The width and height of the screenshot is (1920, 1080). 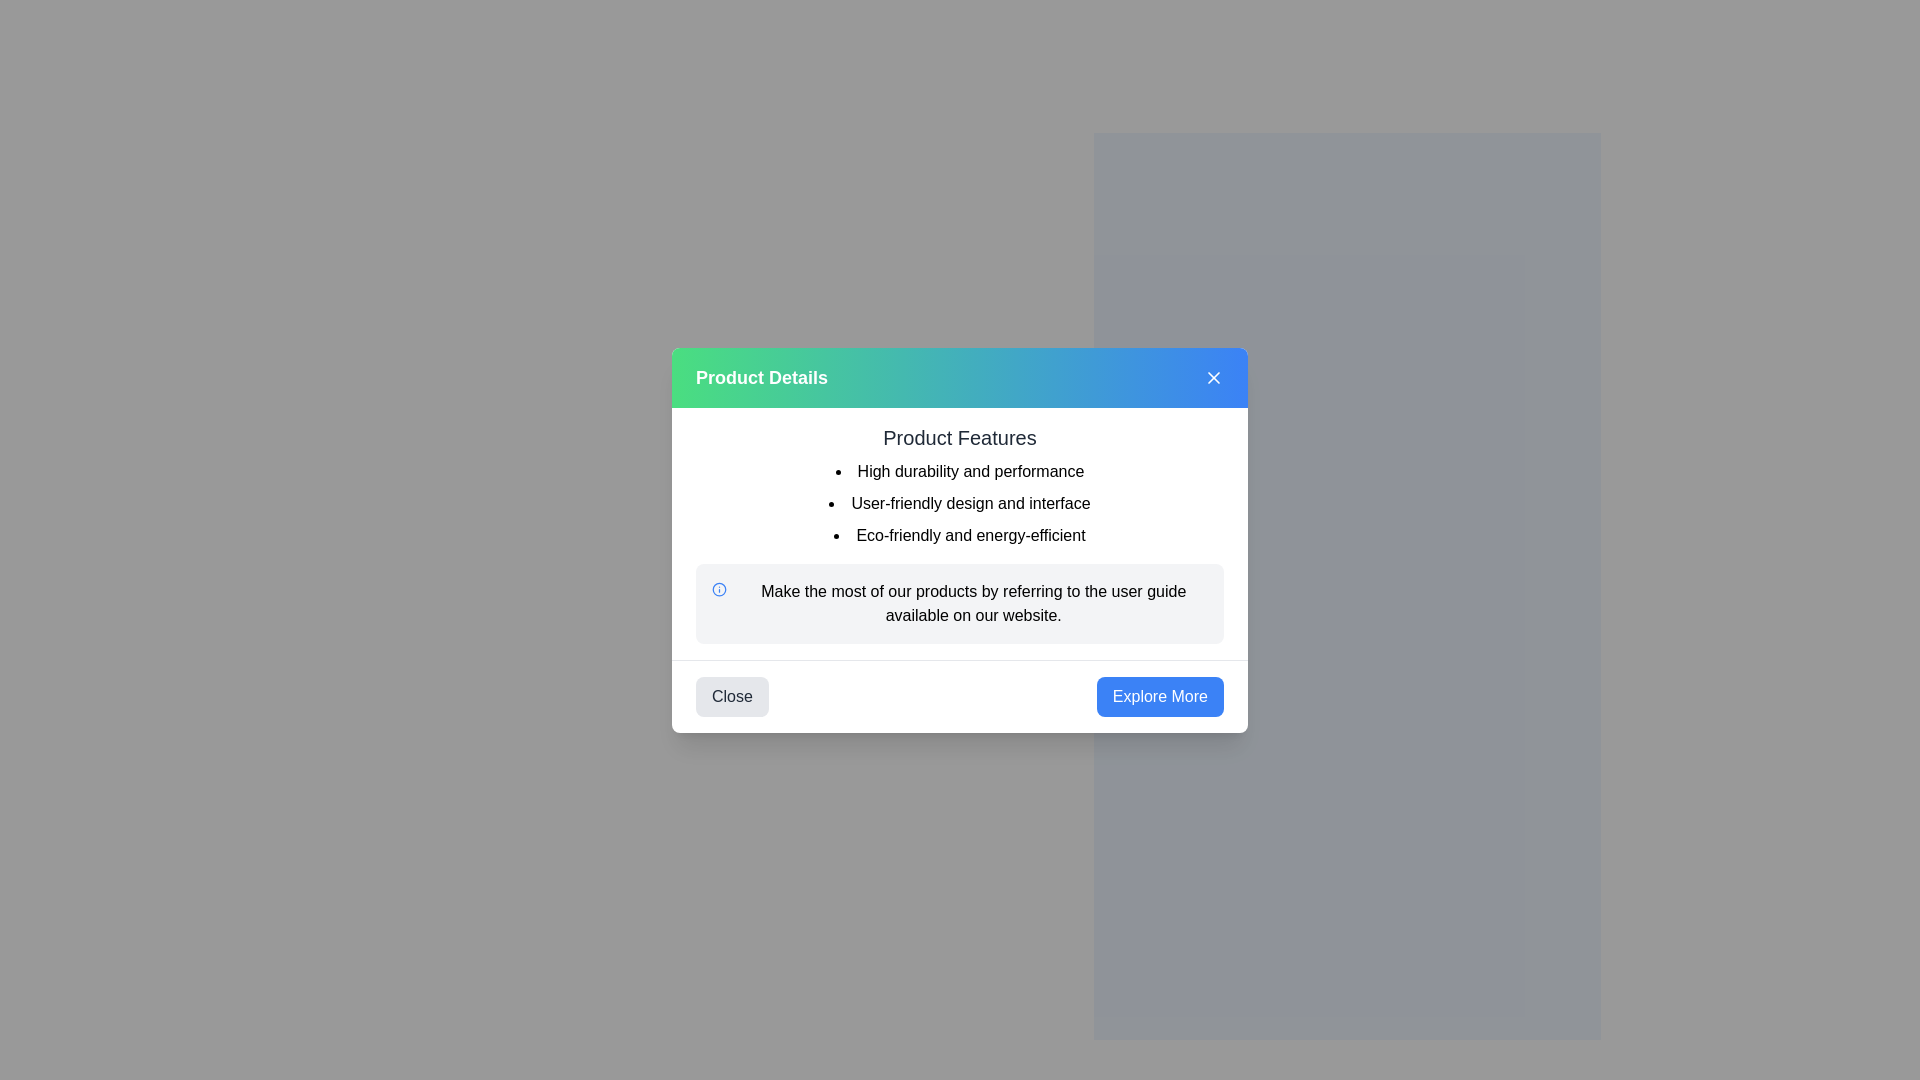 I want to click on the 'Close' button located at the bottom-left corner of the modal dialog, so click(x=731, y=695).